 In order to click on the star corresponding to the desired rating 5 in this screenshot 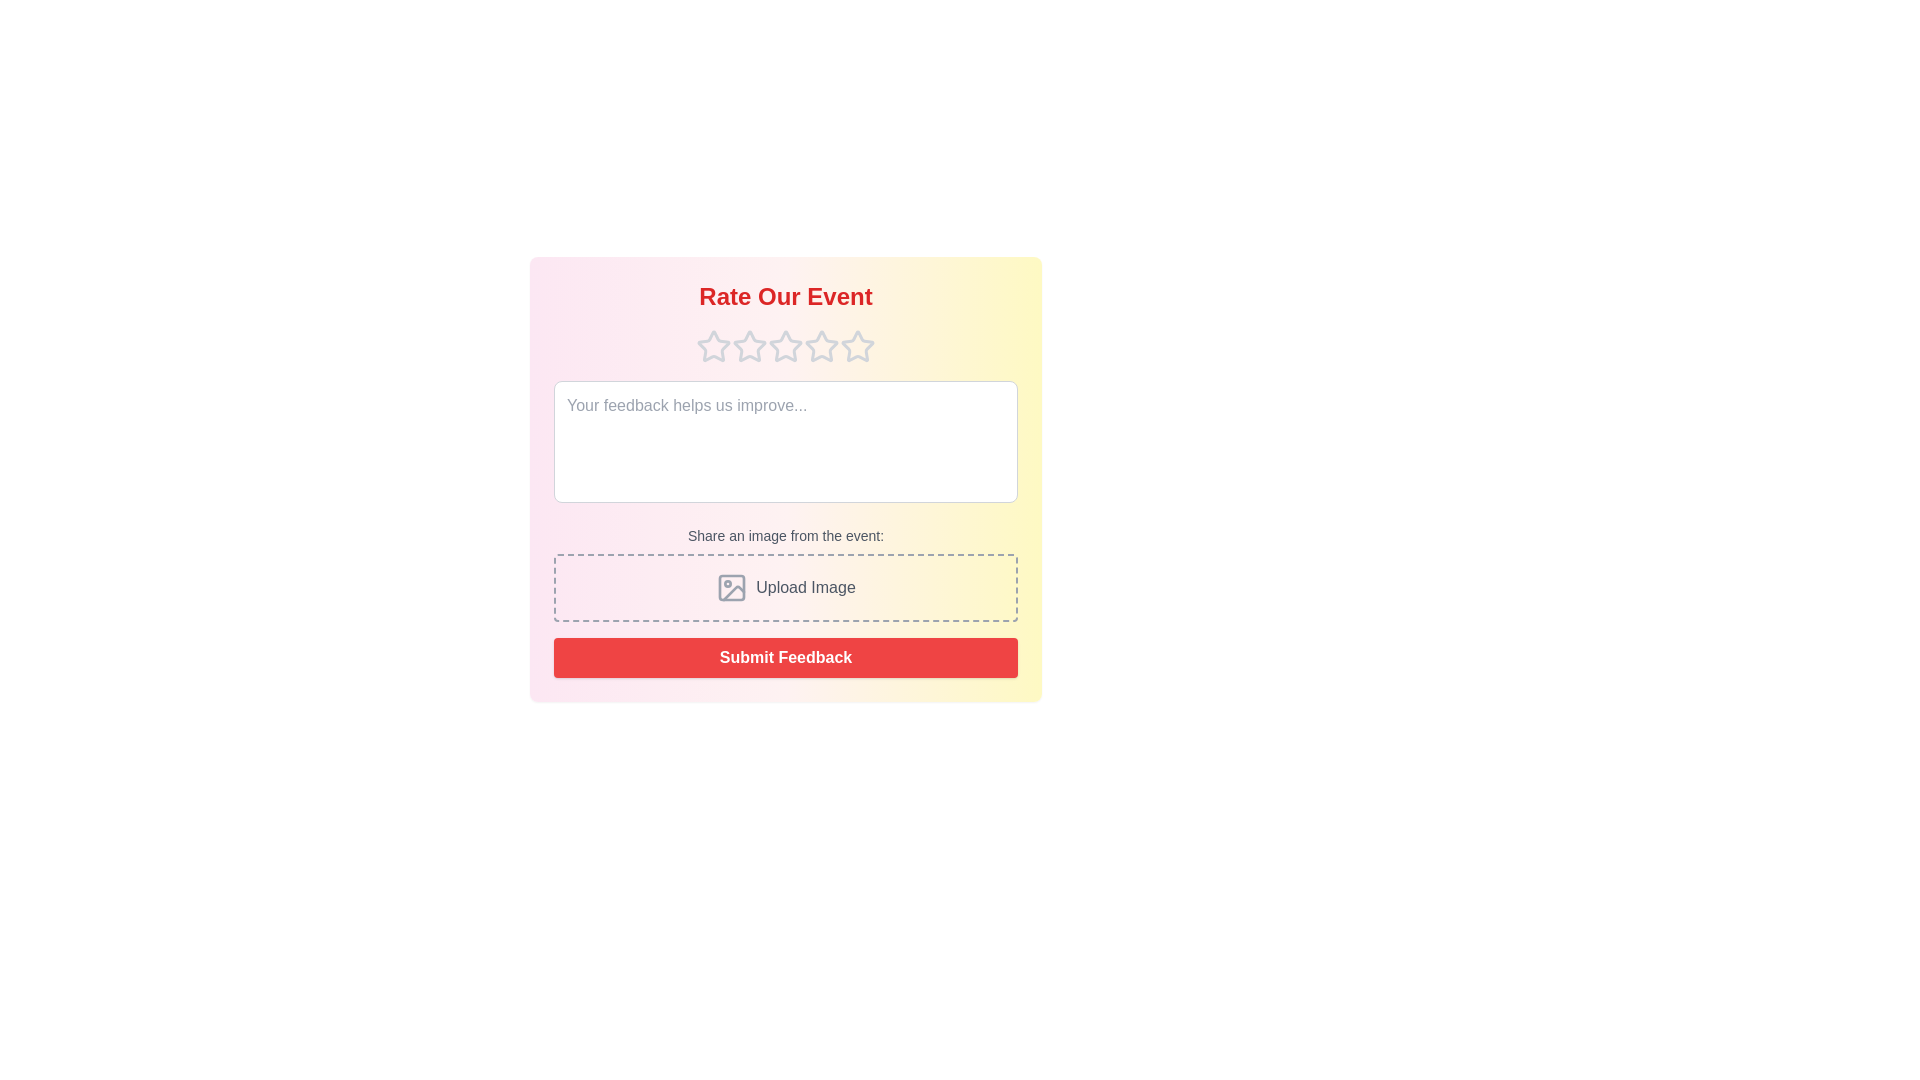, I will do `click(858, 346)`.